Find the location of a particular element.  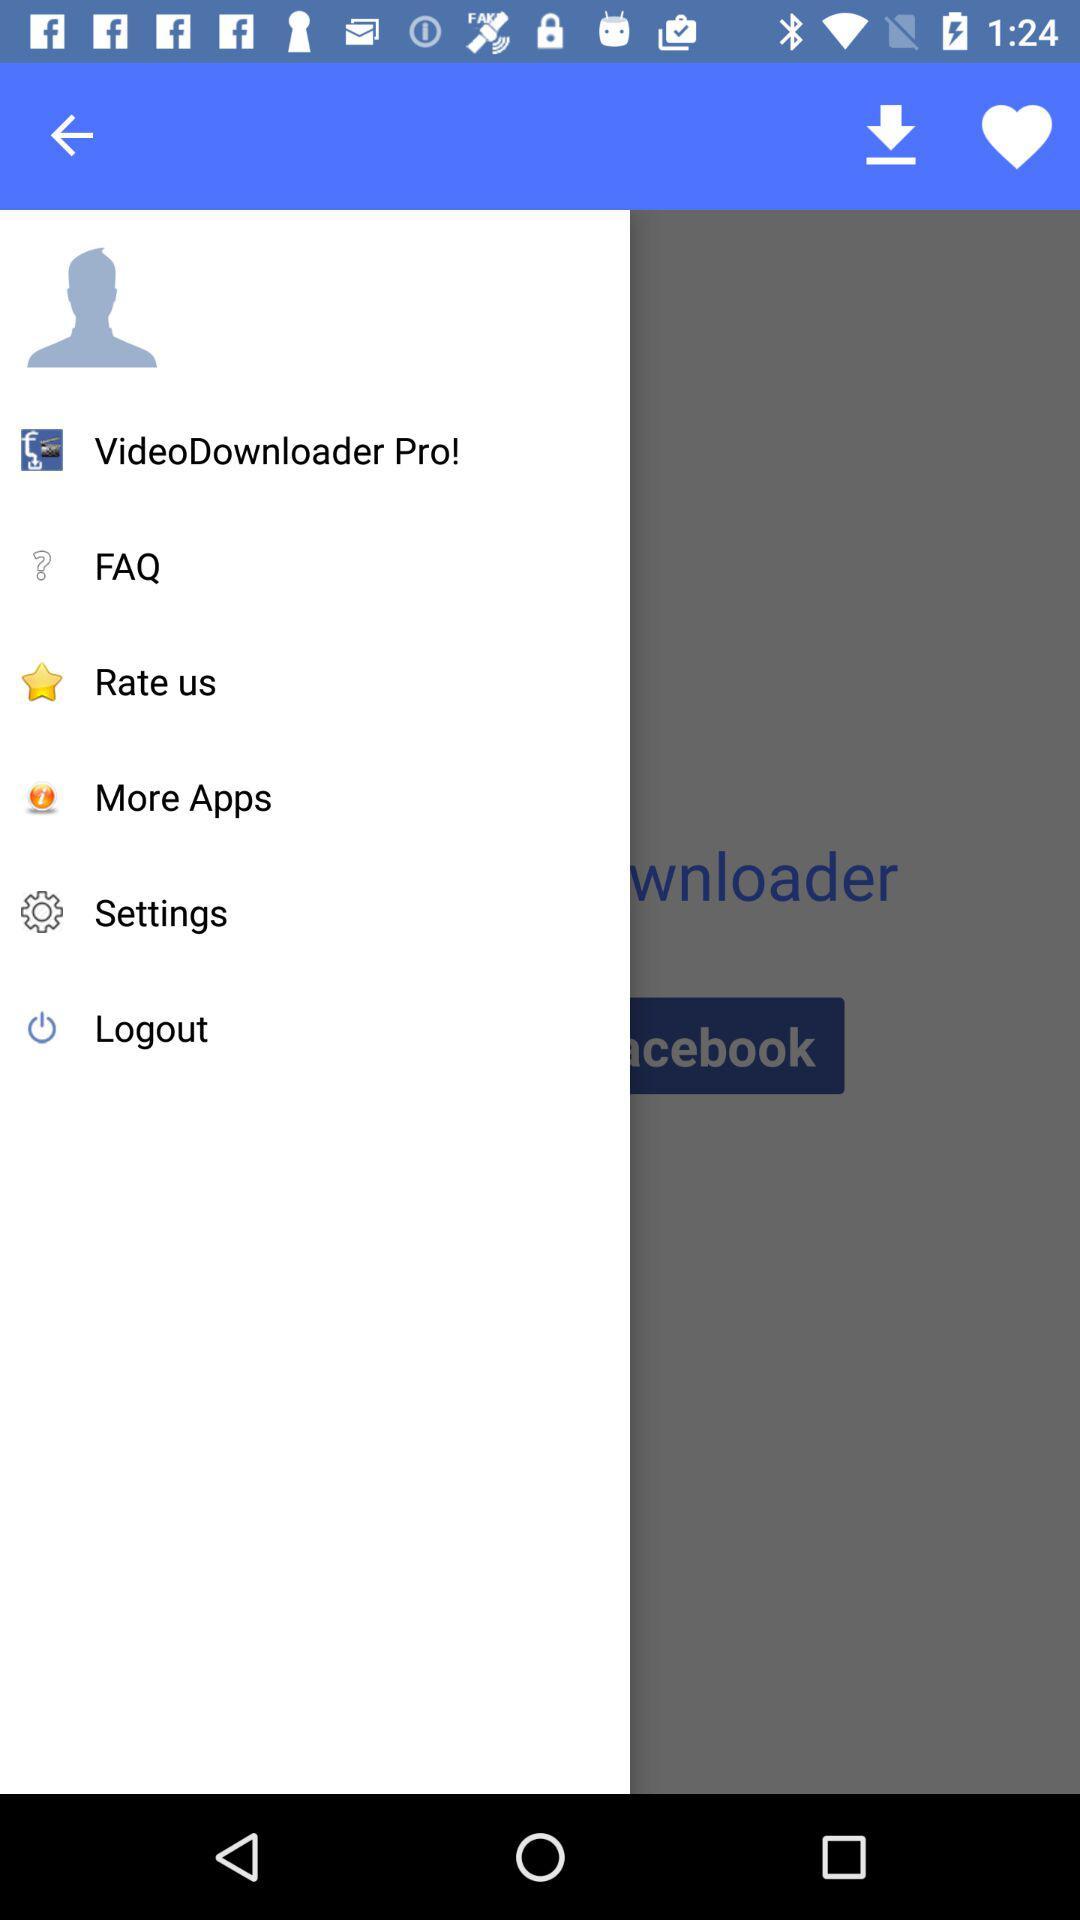

icon below the videodownloader pro! item is located at coordinates (127, 564).